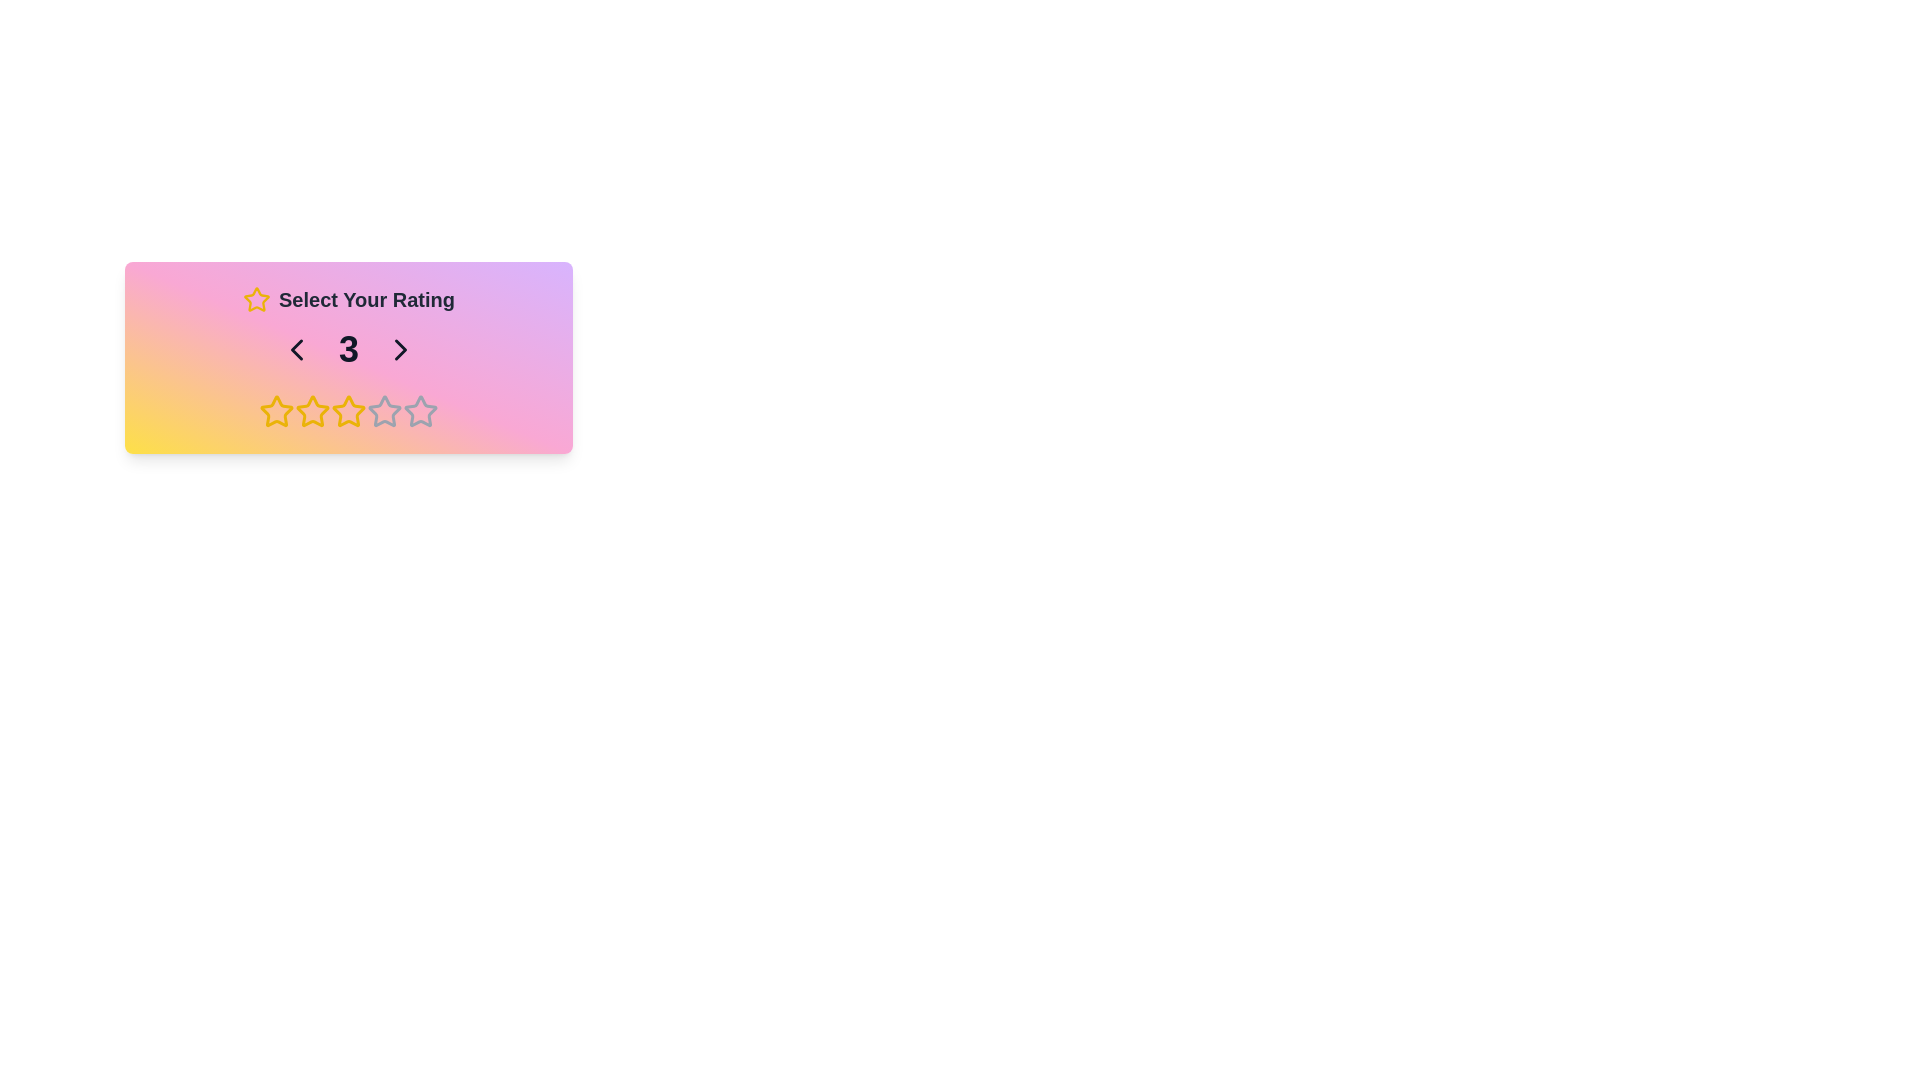 The height and width of the screenshot is (1080, 1920). What do you see at coordinates (296, 349) in the screenshot?
I see `the leftward-pointing chevron arrow button, which is dark gray and positioned to the left of the numeral '3', to trigger a tooltip or visual feedback` at bounding box center [296, 349].